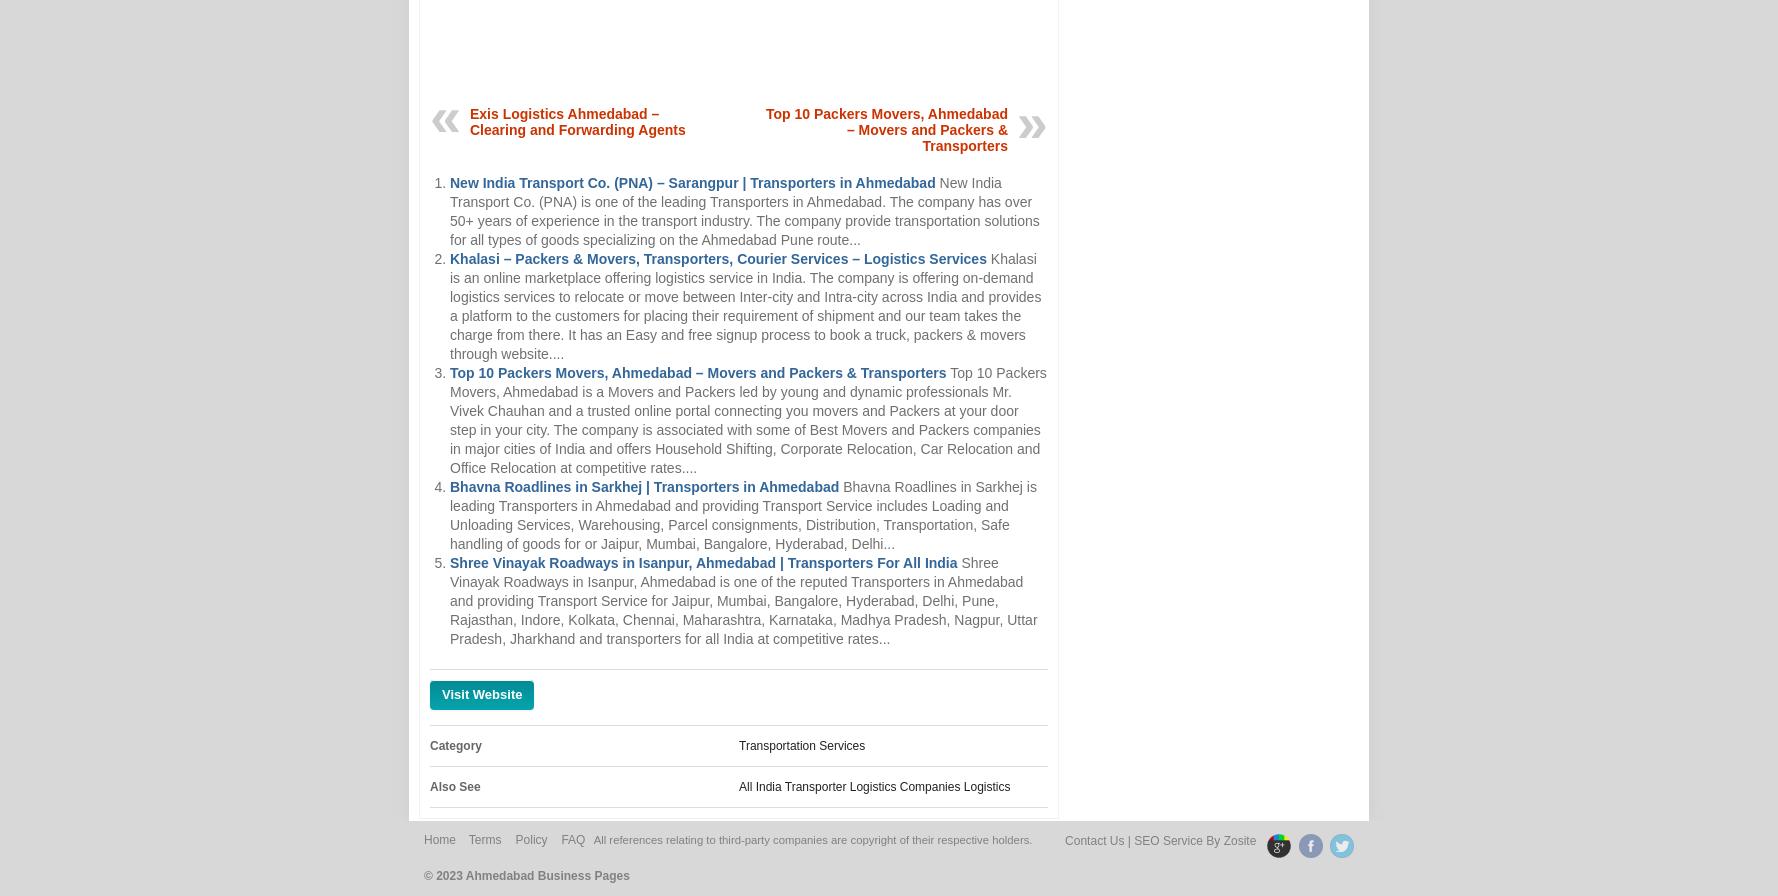 This screenshot has width=1778, height=896. I want to click on 'Supply Chain Management Companies', so click(886, 816).